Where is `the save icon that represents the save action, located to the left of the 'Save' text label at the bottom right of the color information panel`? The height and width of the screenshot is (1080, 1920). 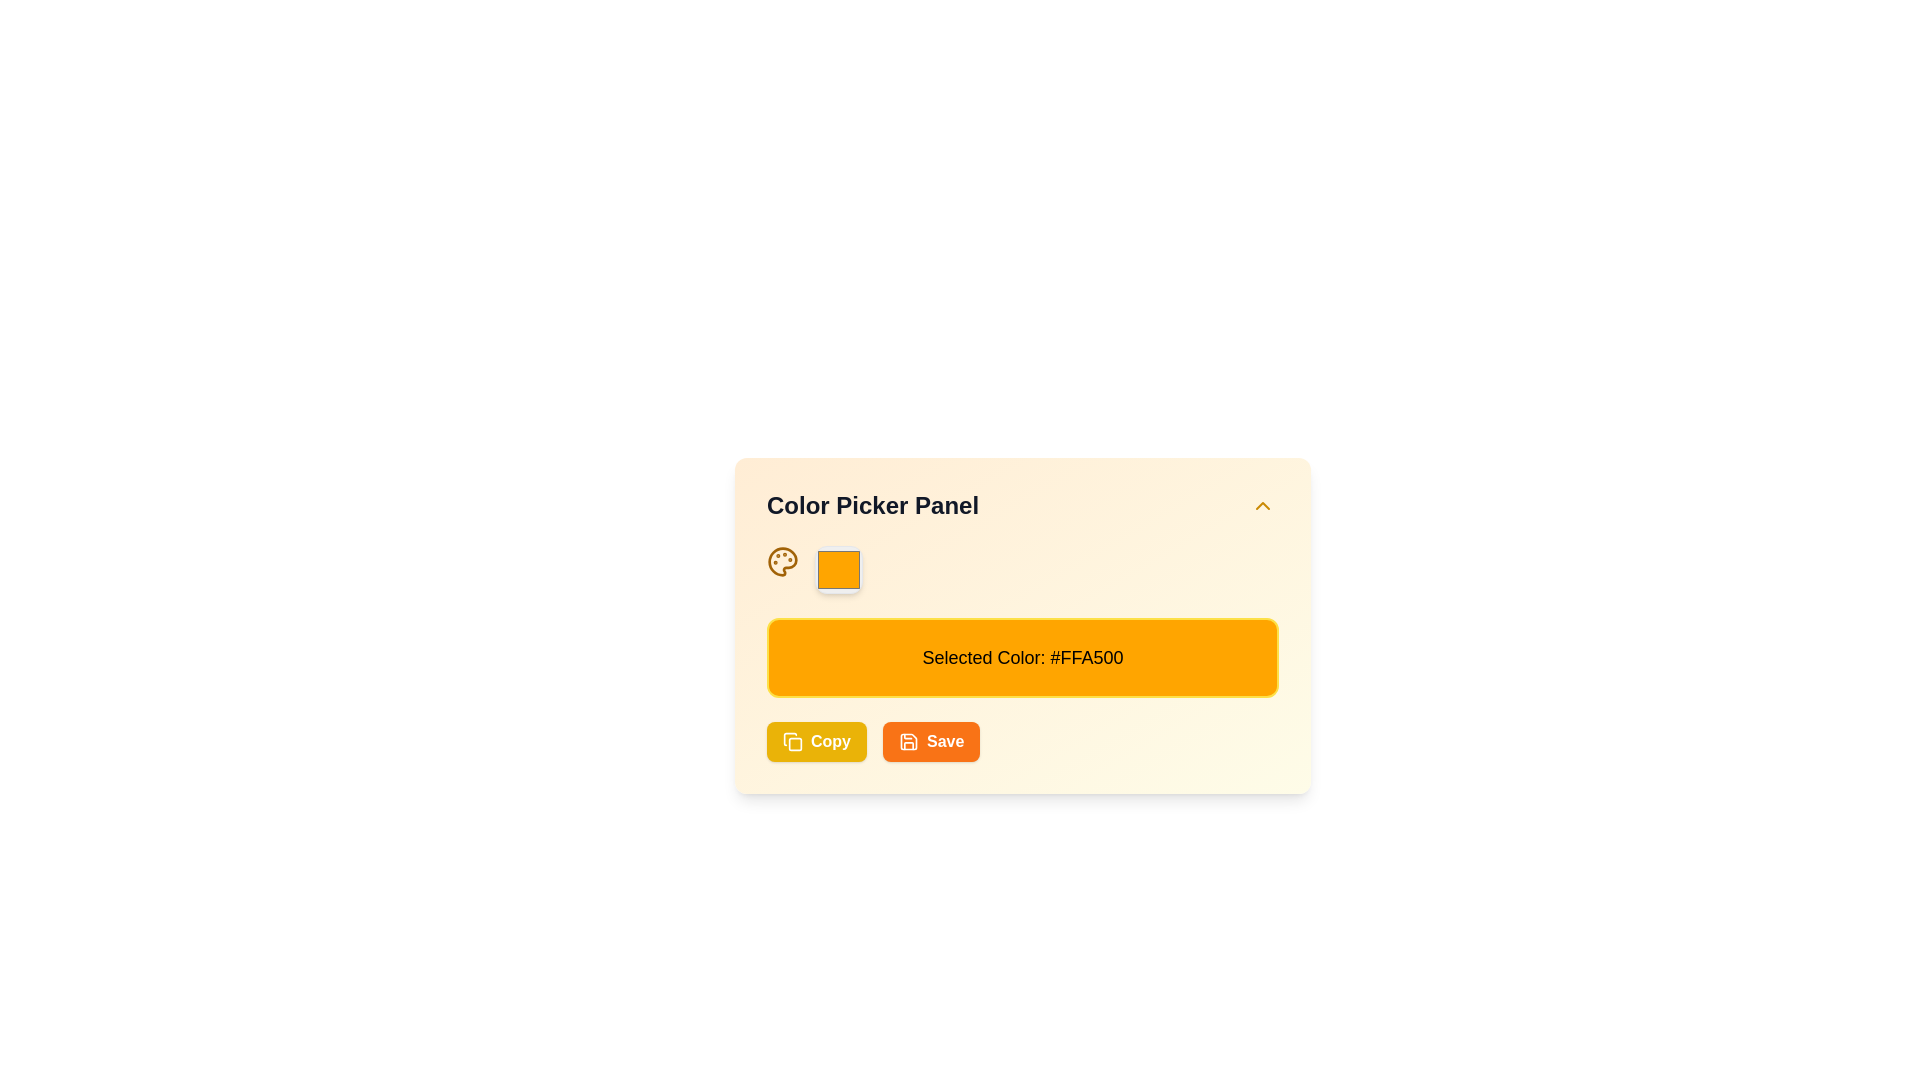
the save icon that represents the save action, located to the left of the 'Save' text label at the bottom right of the color information panel is located at coordinates (907, 741).